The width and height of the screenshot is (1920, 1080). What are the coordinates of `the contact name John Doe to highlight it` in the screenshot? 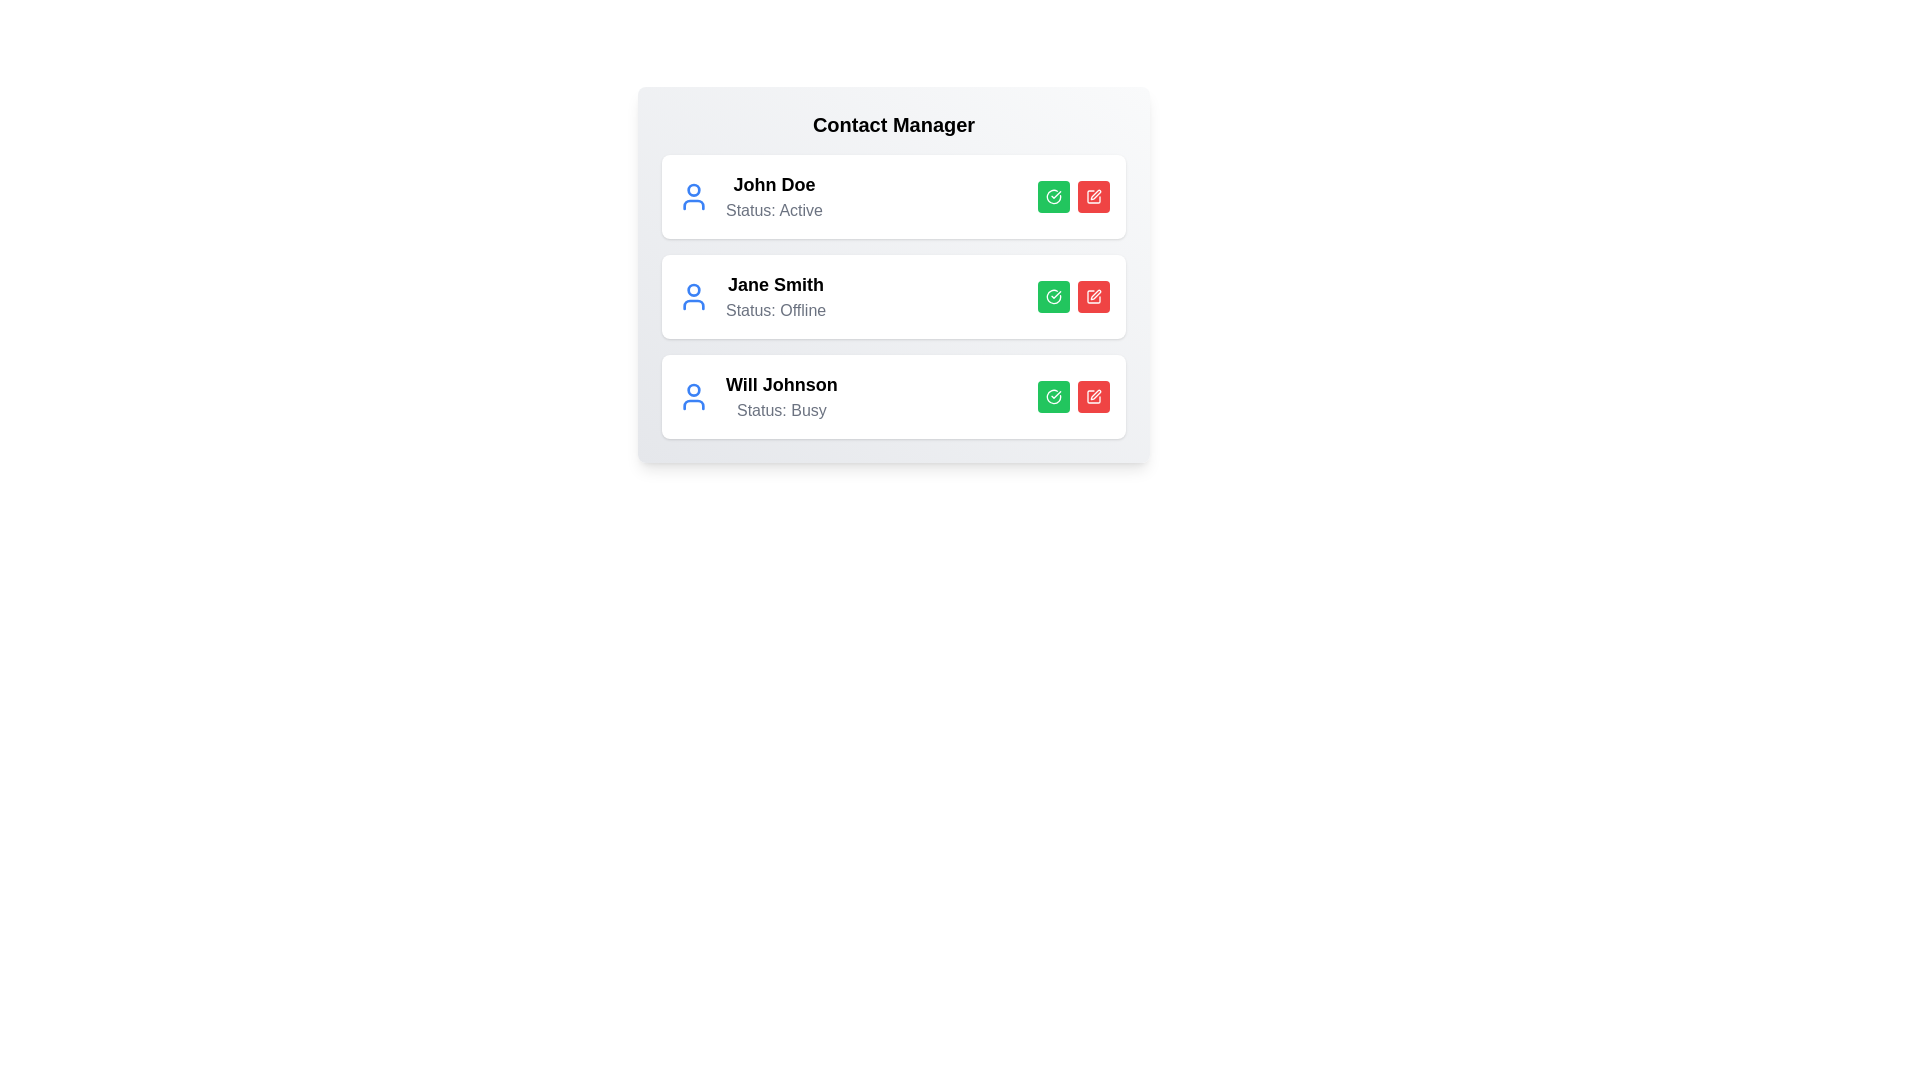 It's located at (772, 185).